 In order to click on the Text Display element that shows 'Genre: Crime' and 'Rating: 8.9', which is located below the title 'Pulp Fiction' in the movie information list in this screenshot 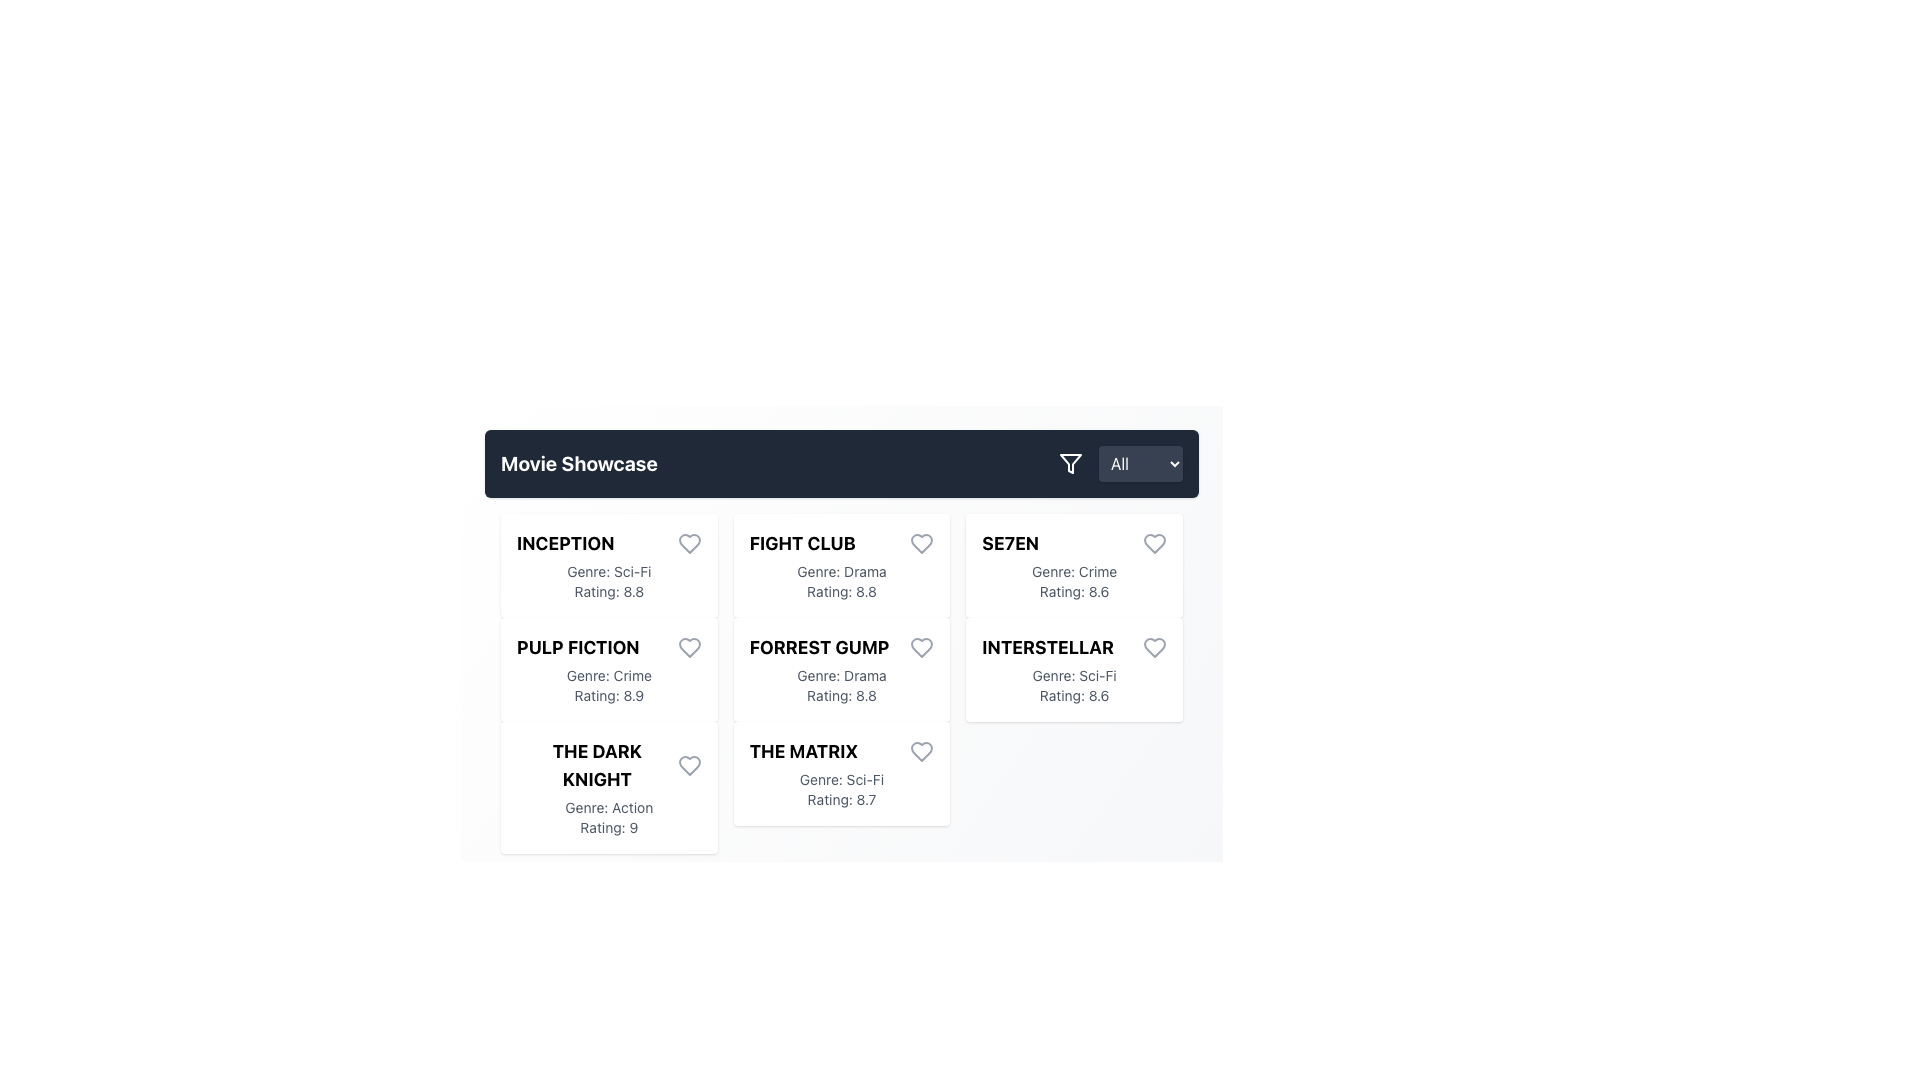, I will do `click(608, 685)`.